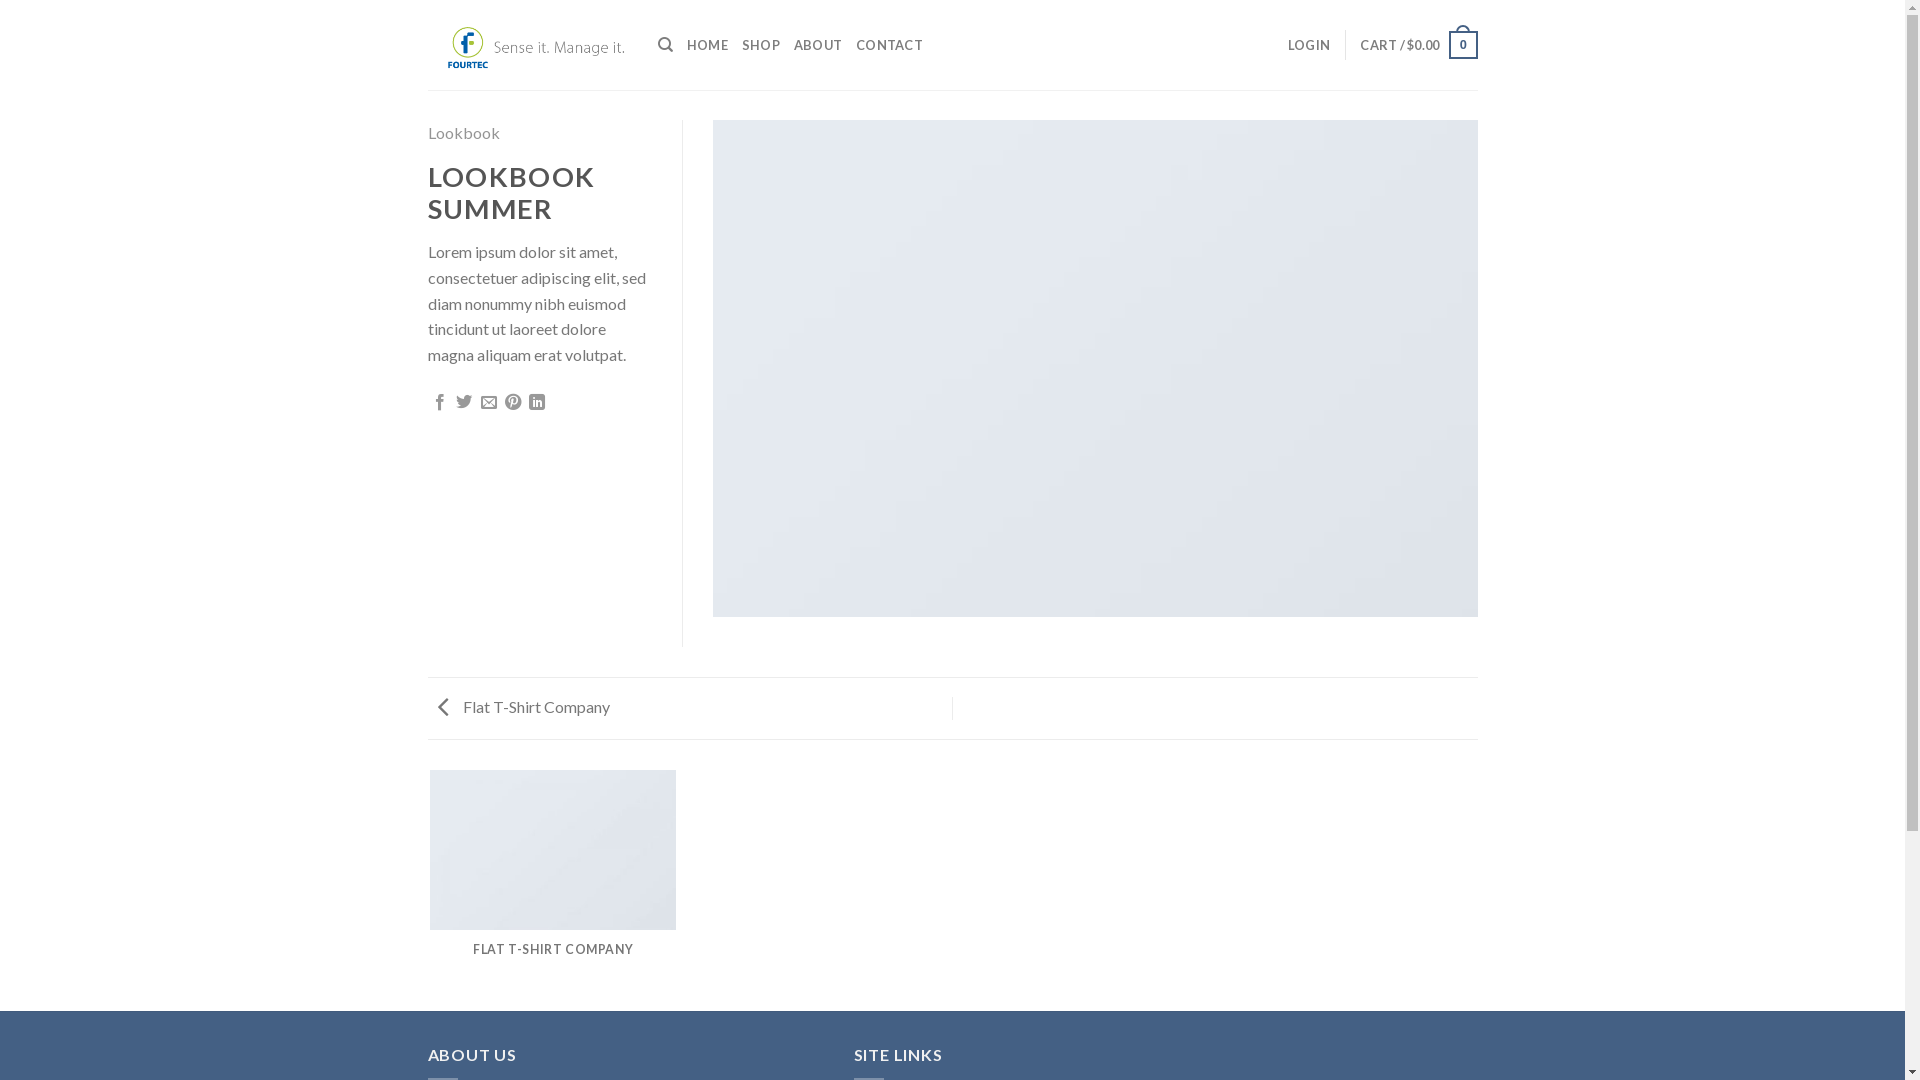  I want to click on 'Share on LinkedIn', so click(528, 402).